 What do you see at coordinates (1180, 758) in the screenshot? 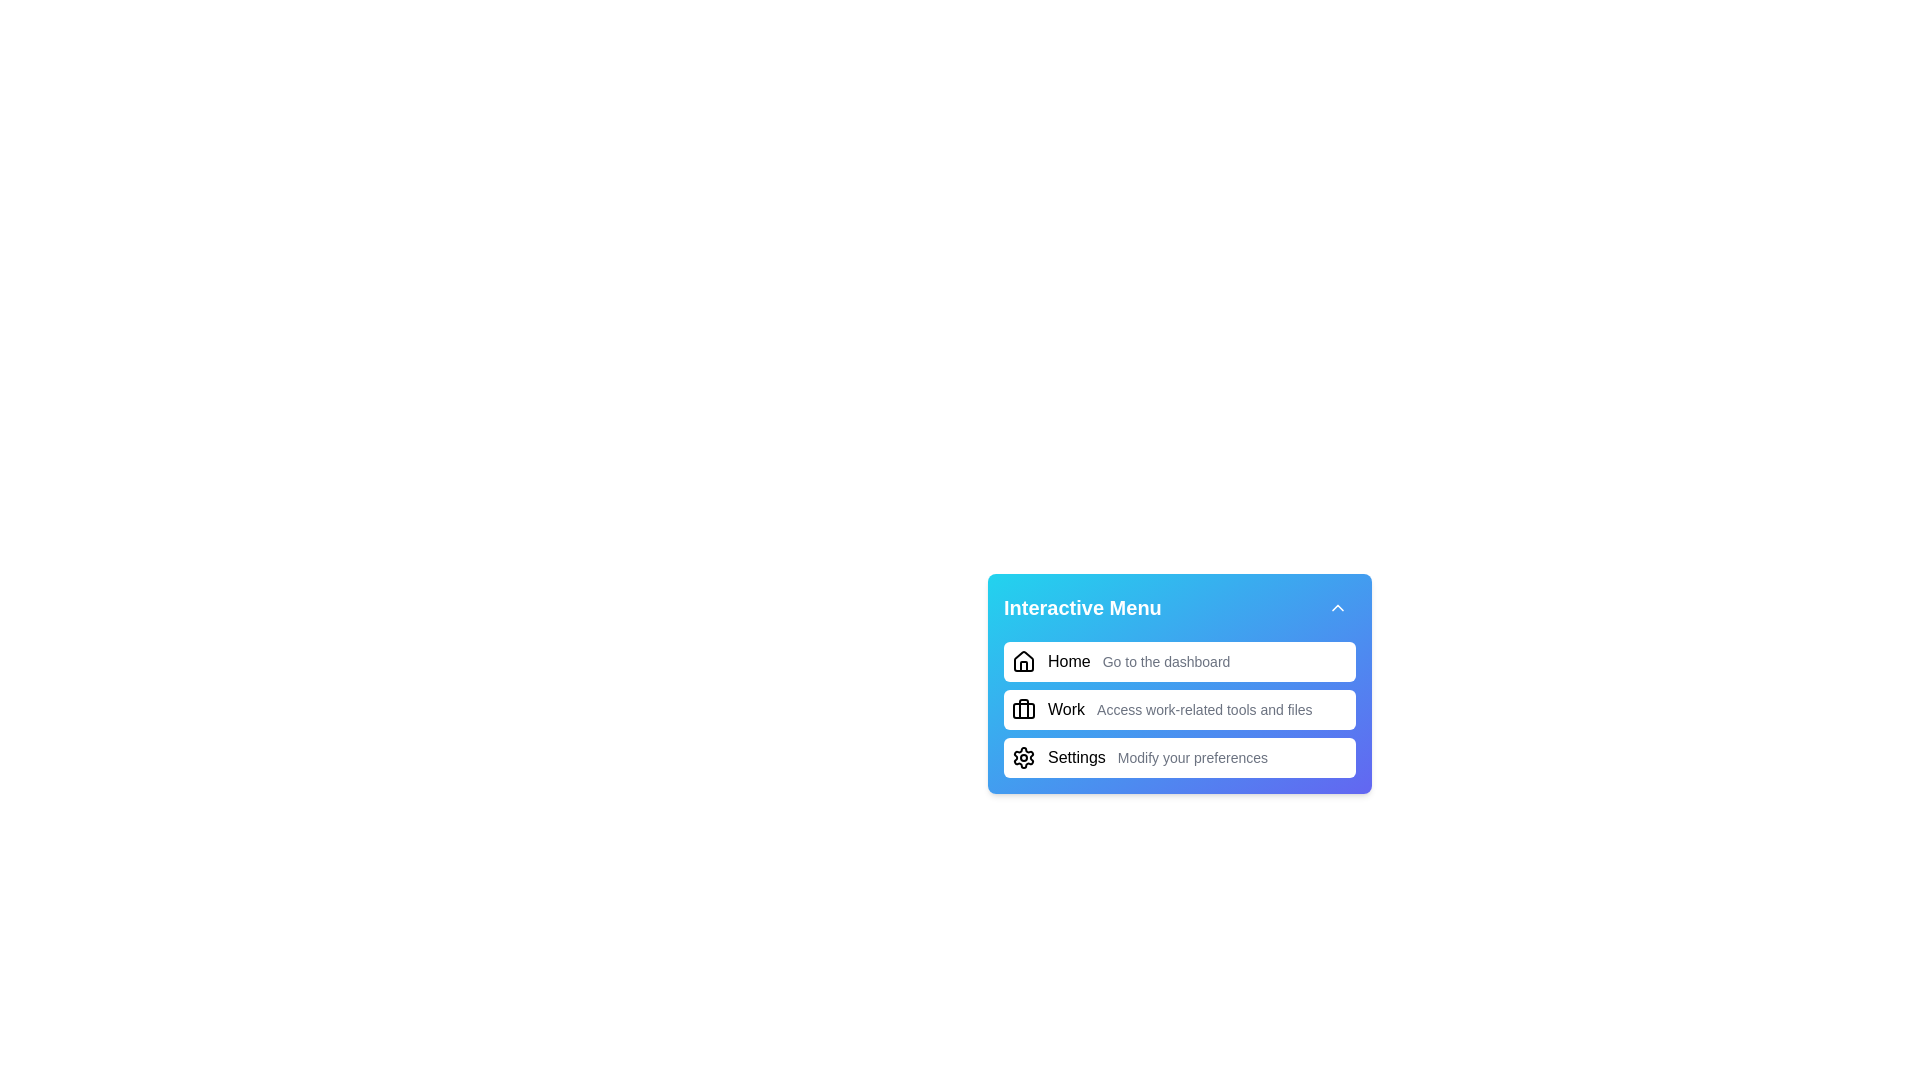
I see `the 'Settings' menu item, which features a gear icon on the left and text aligned to the right` at bounding box center [1180, 758].